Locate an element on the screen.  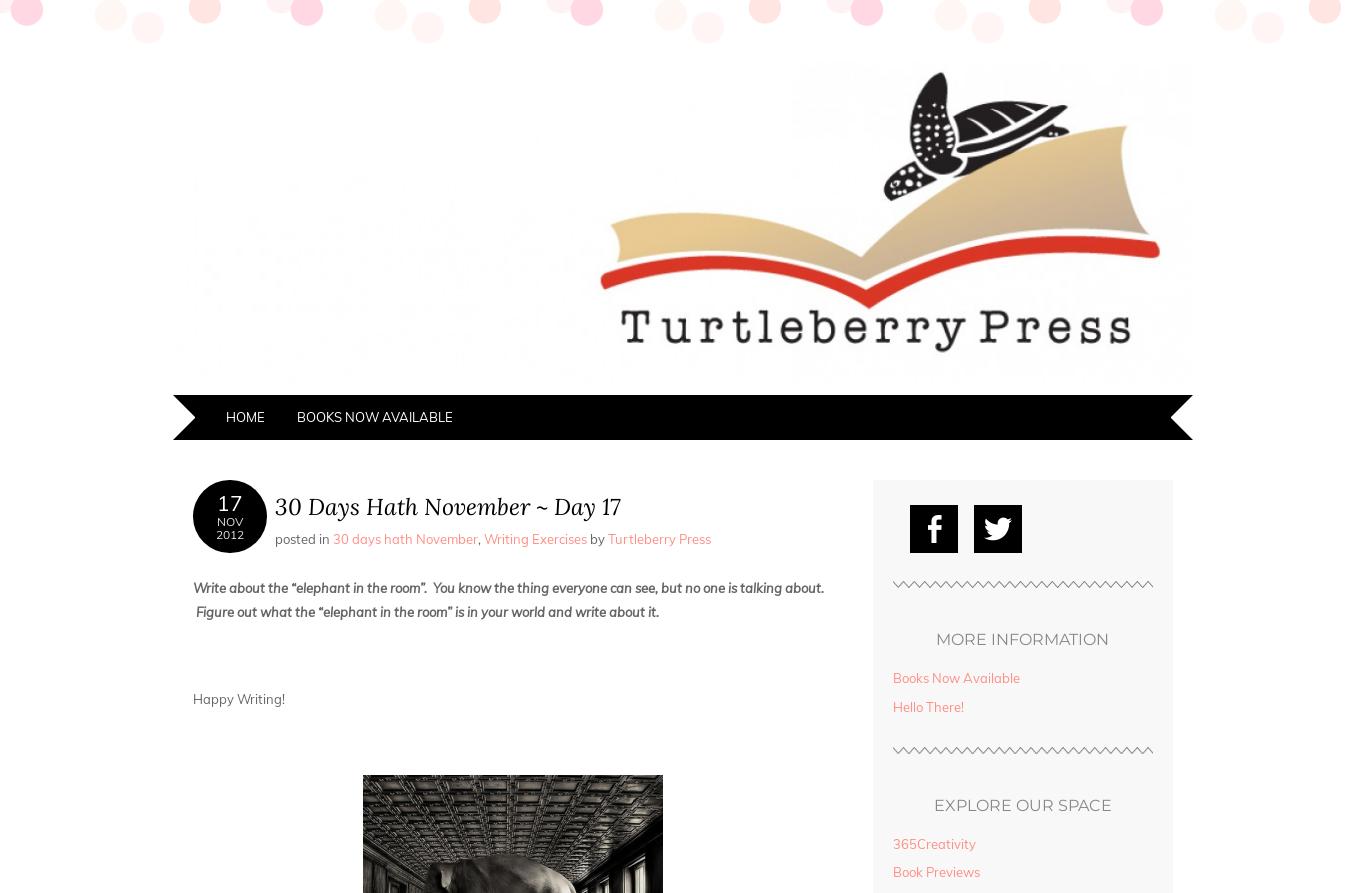
'Hello There!' is located at coordinates (927, 706).